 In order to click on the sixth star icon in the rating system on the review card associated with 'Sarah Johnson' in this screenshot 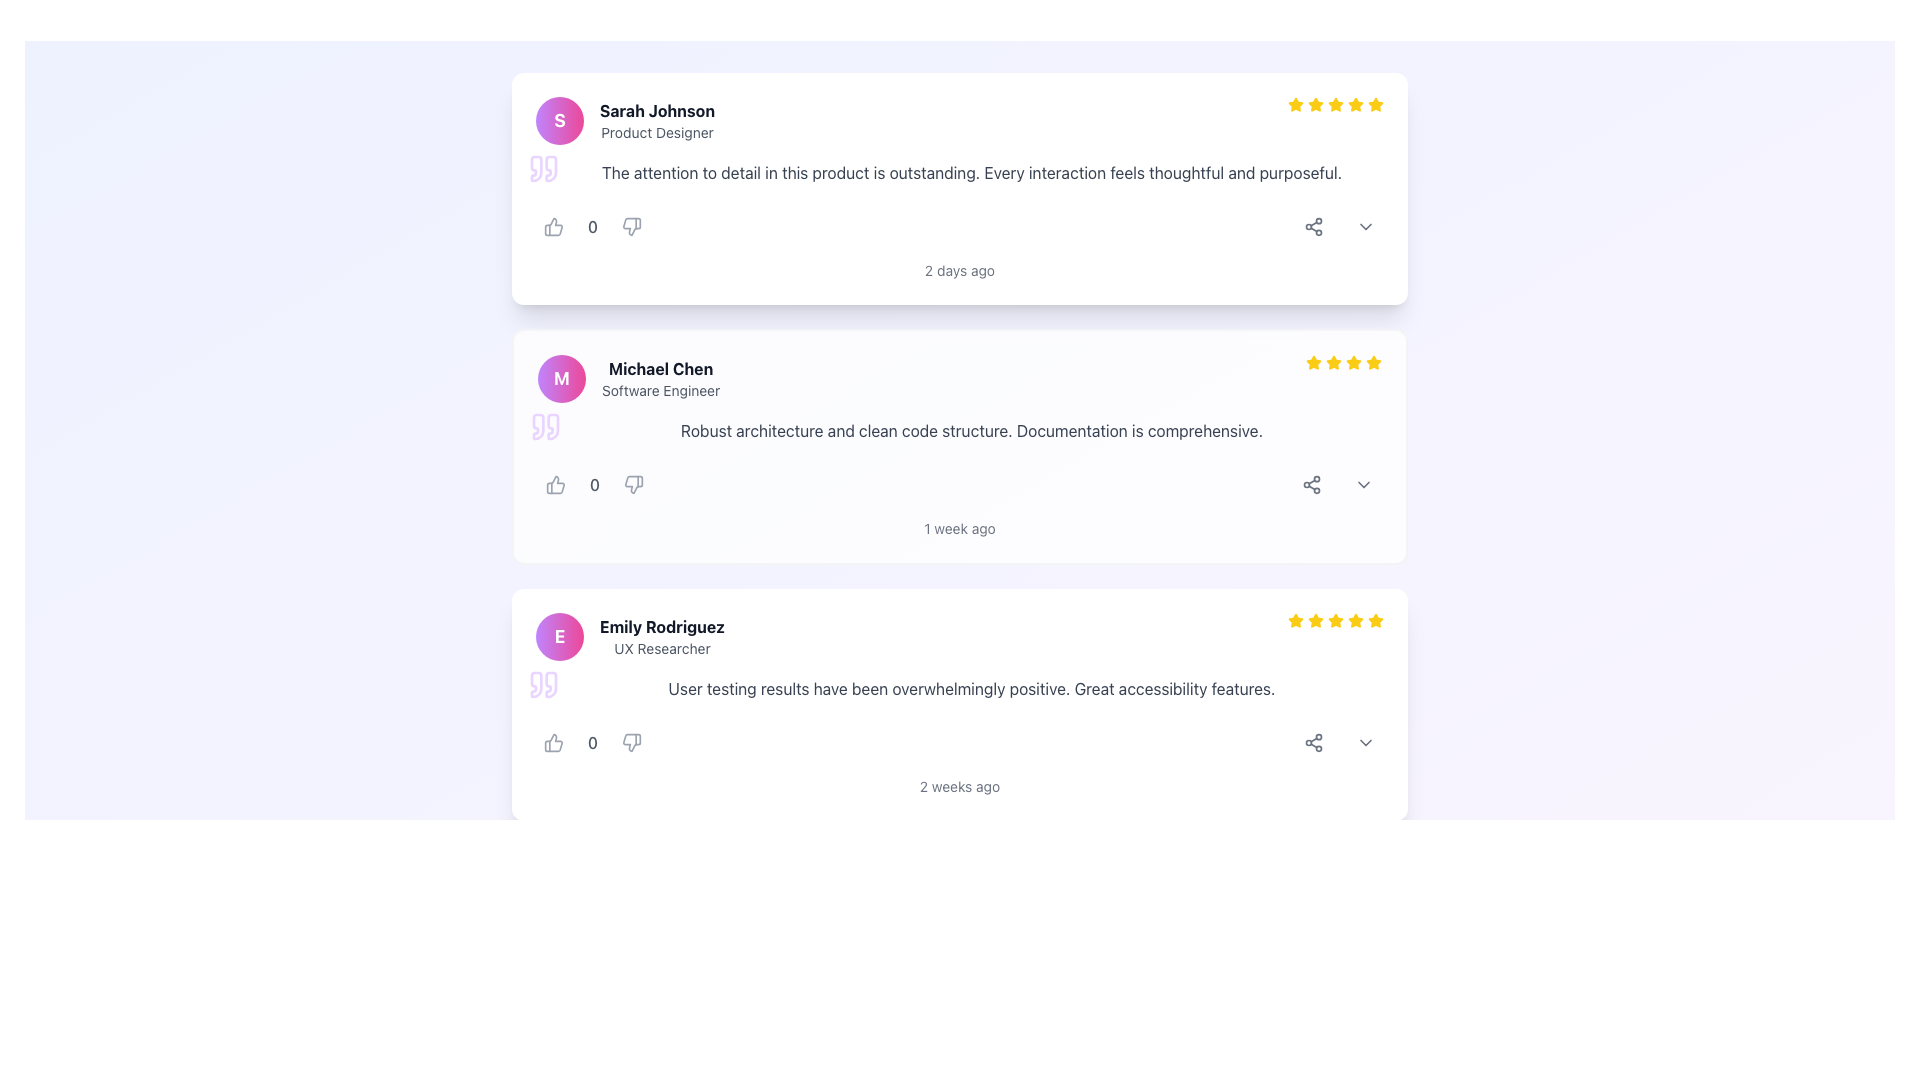, I will do `click(1356, 104)`.